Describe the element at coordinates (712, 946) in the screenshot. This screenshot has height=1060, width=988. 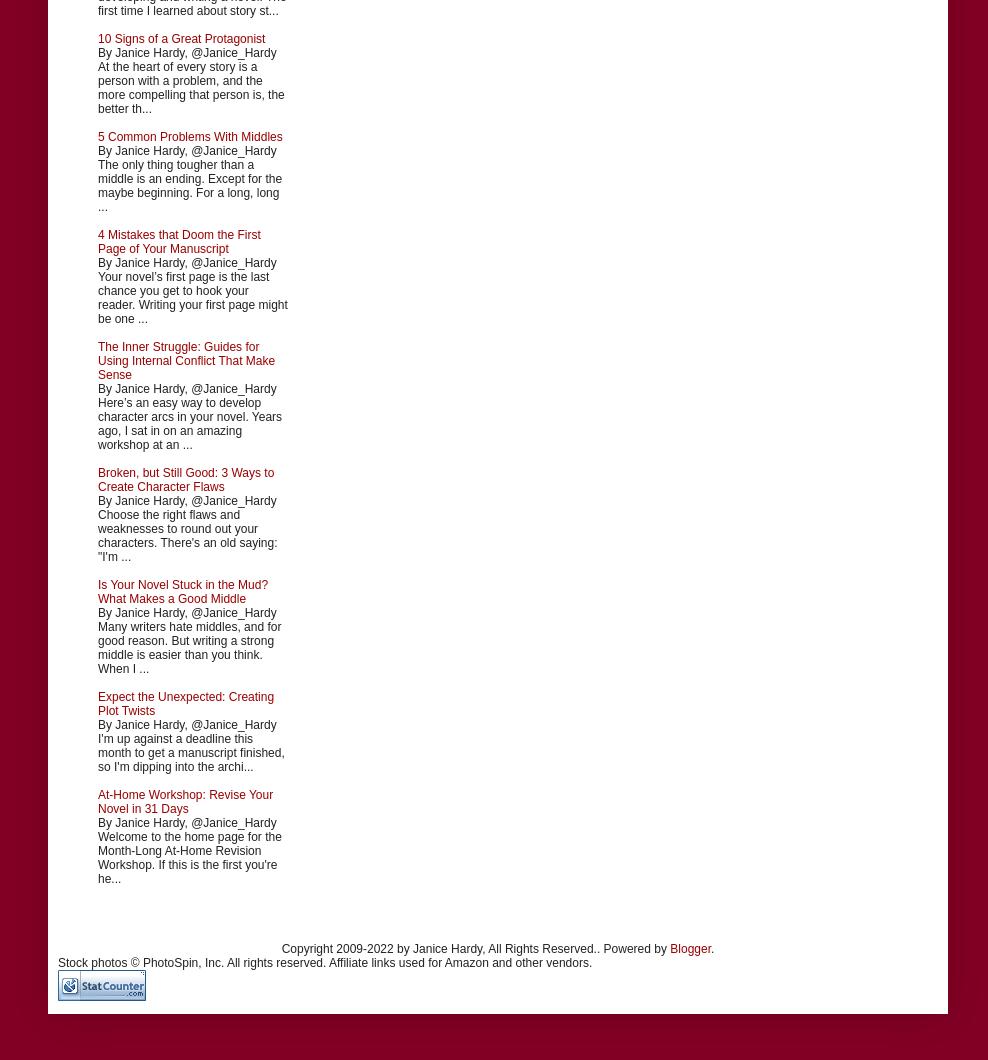
I see `'.'` at that location.